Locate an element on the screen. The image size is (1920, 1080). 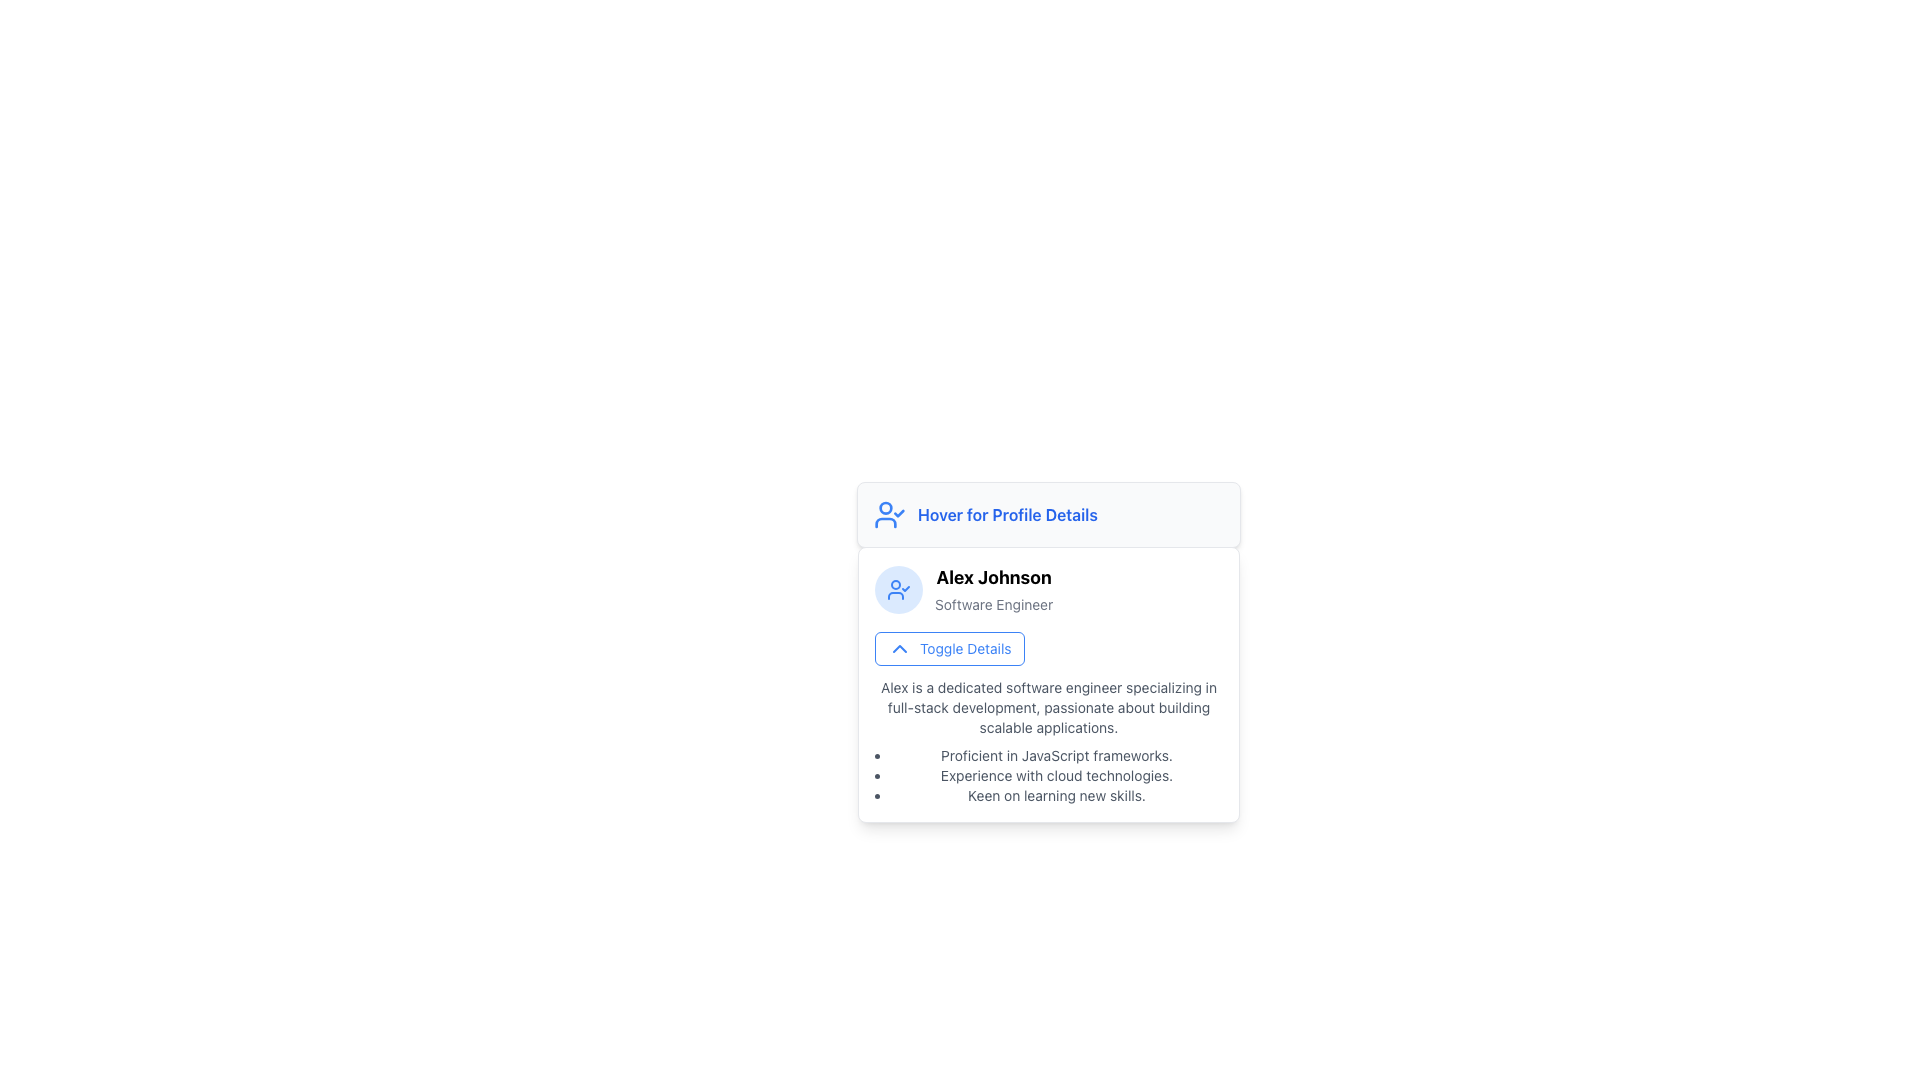
the Static Text Label with Icon that indicates a hover interaction prompt for displaying profile details, located above the 'Alex Johnson' profile section is located at coordinates (1048, 514).